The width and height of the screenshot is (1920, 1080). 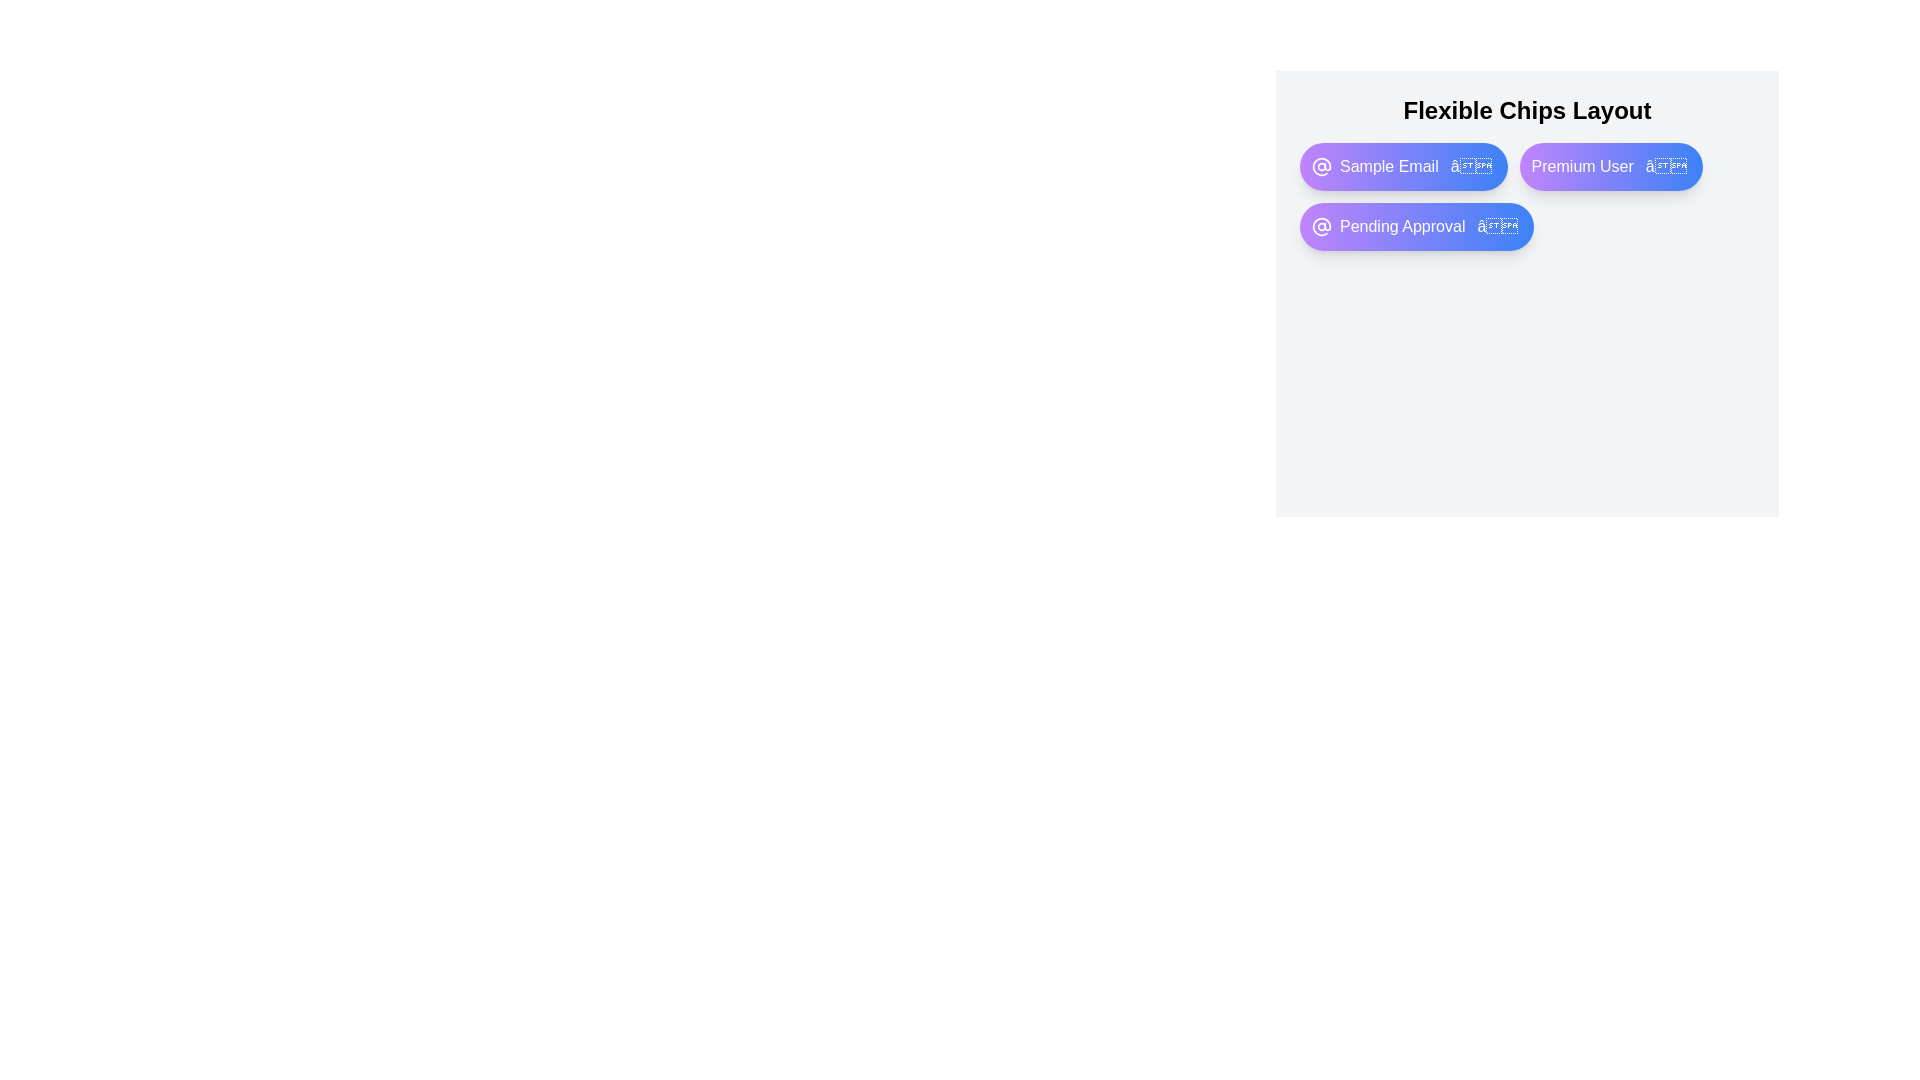 I want to click on close button of the chip labeled Sample Email to remove it, so click(x=1471, y=165).